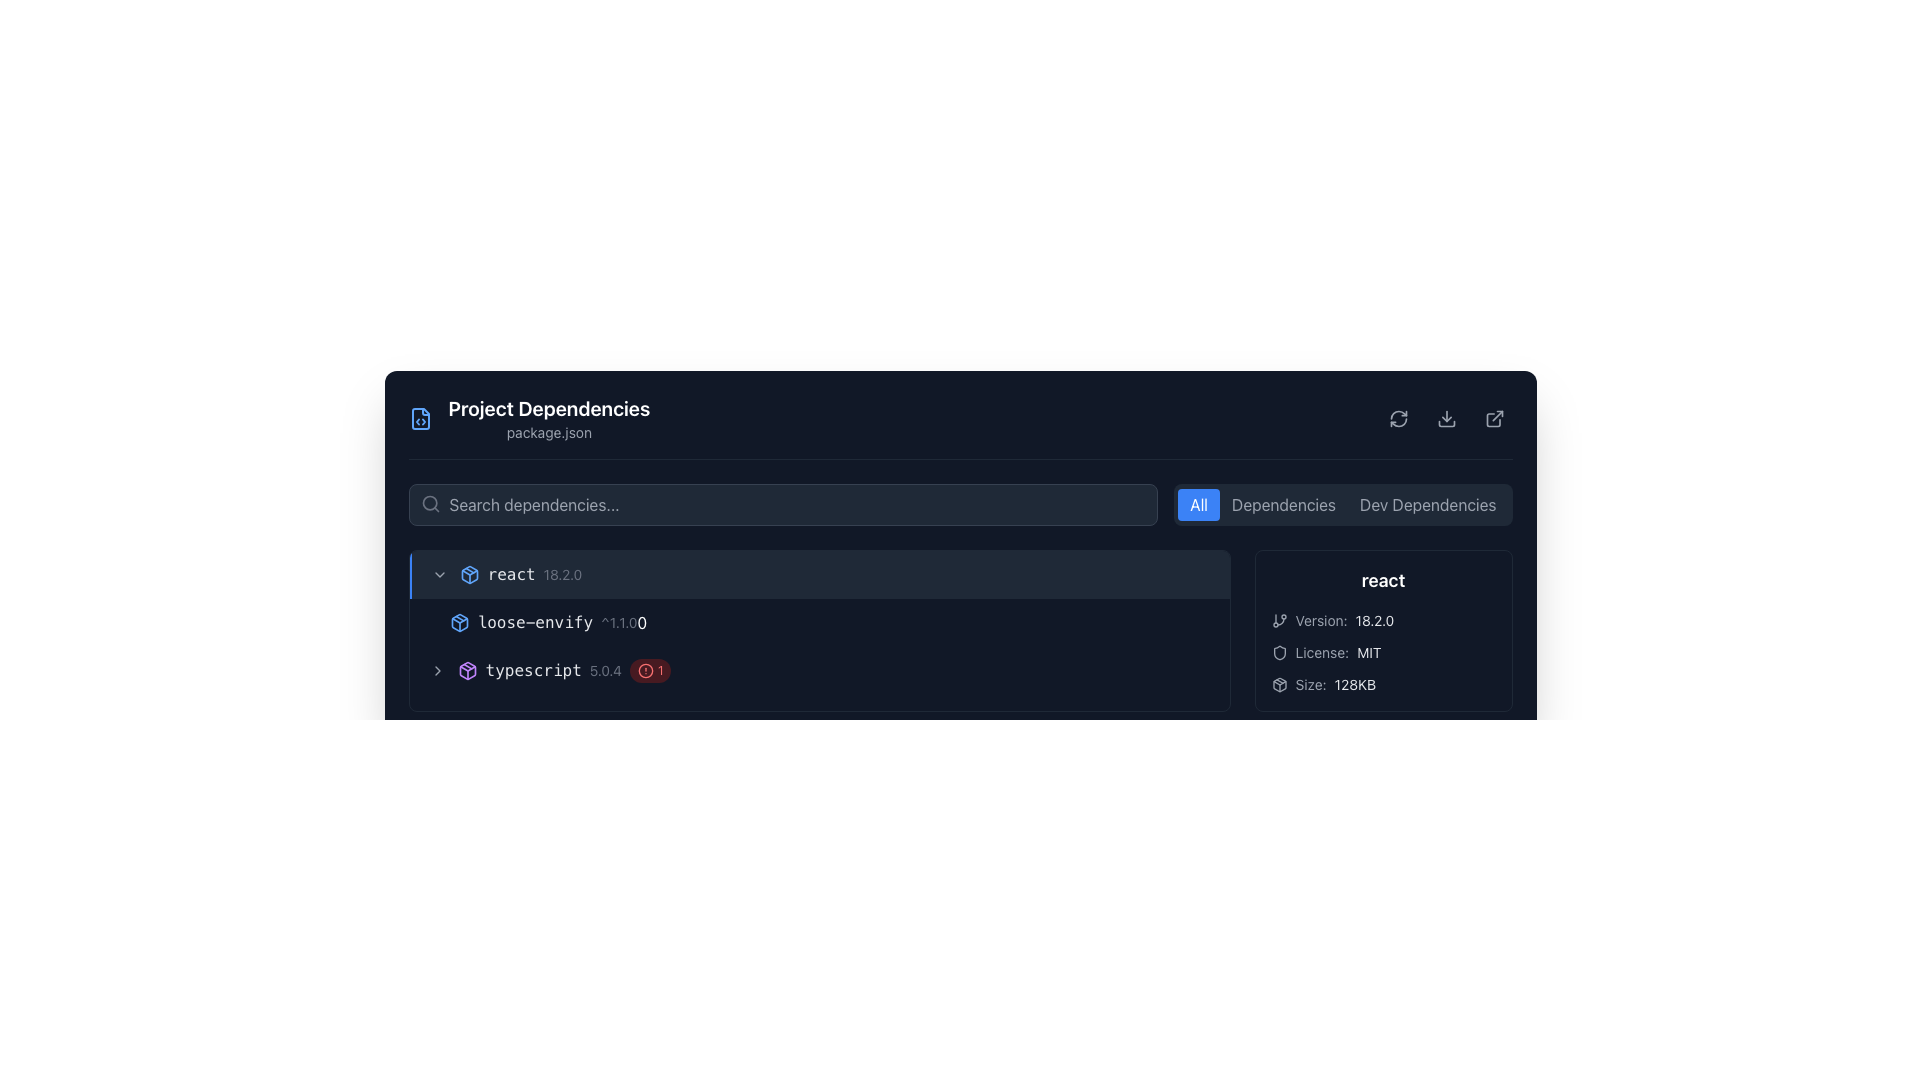  What do you see at coordinates (436, 671) in the screenshot?
I see `the Chevron icon button located to the right of the text 'react' in the list of dependencies` at bounding box center [436, 671].